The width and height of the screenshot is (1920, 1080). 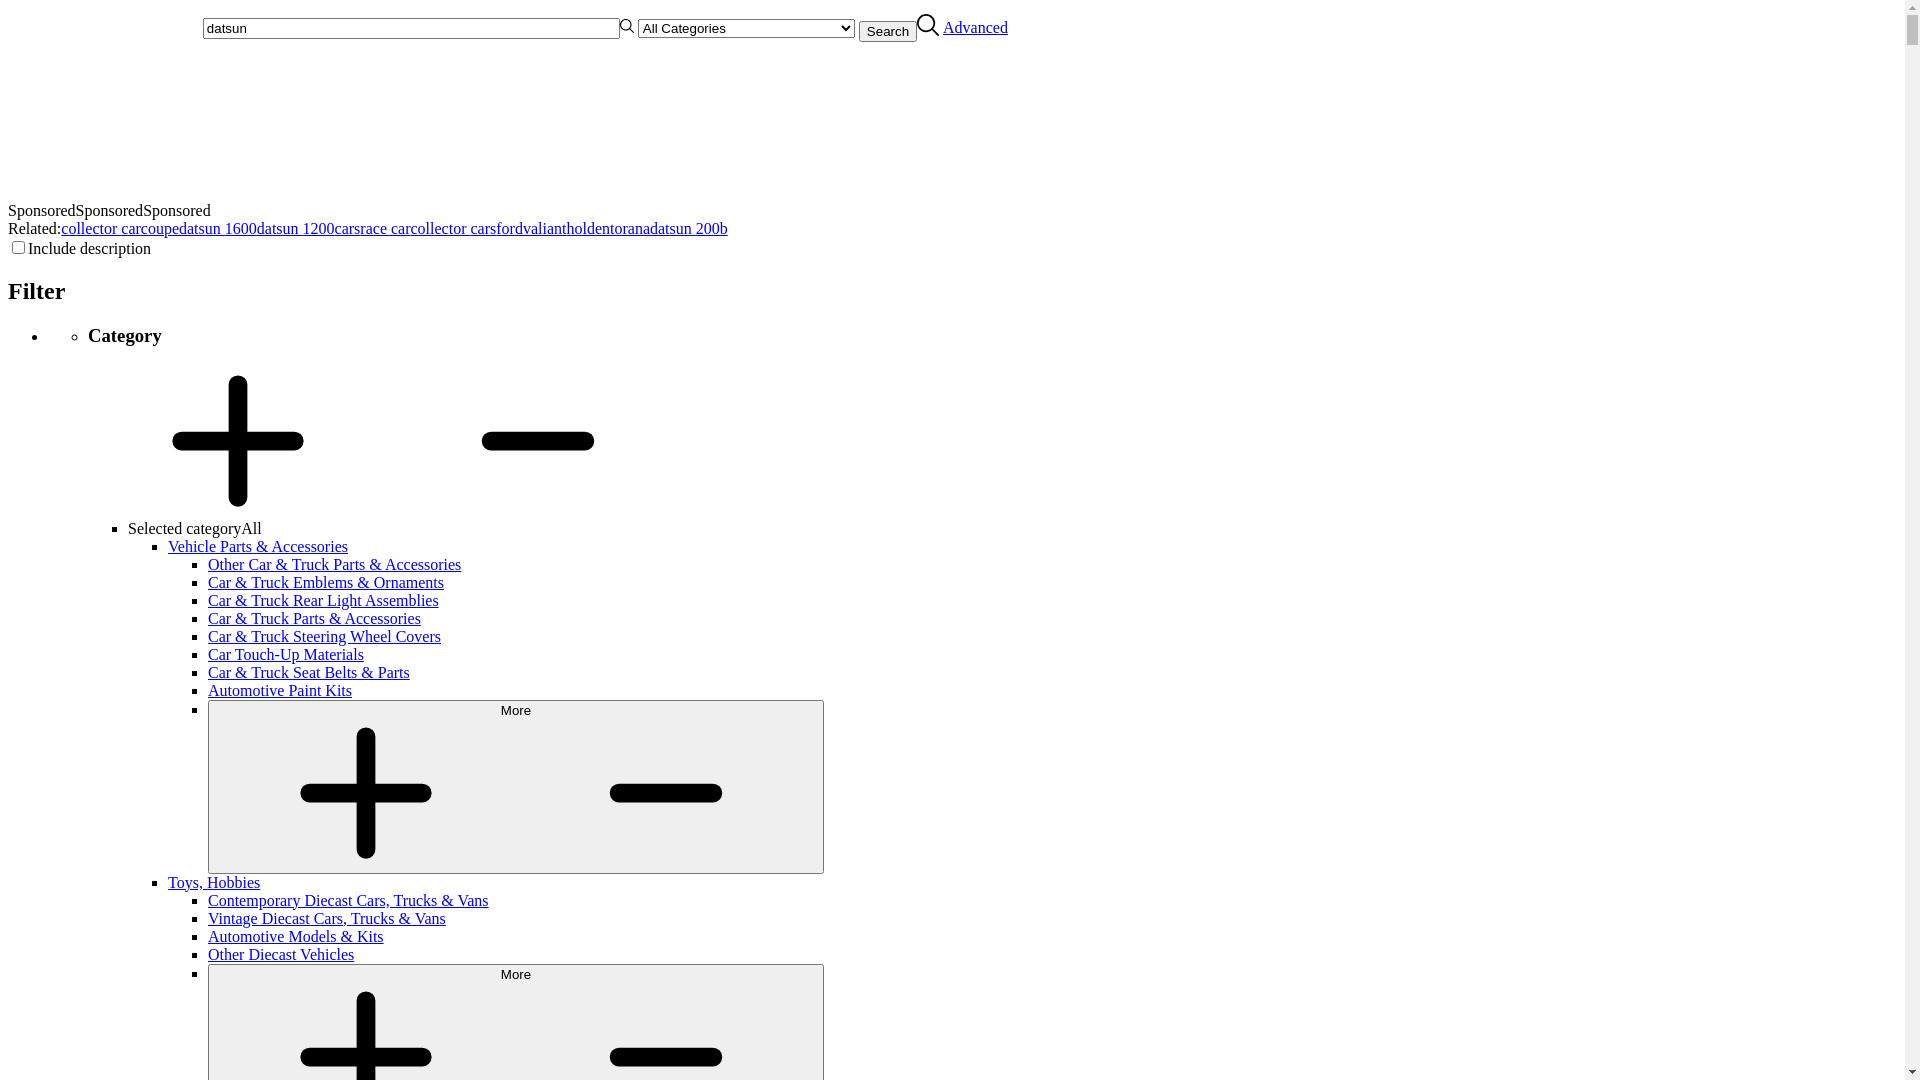 What do you see at coordinates (207, 599) in the screenshot?
I see `'Car & Truck Rear Light Assemblies'` at bounding box center [207, 599].